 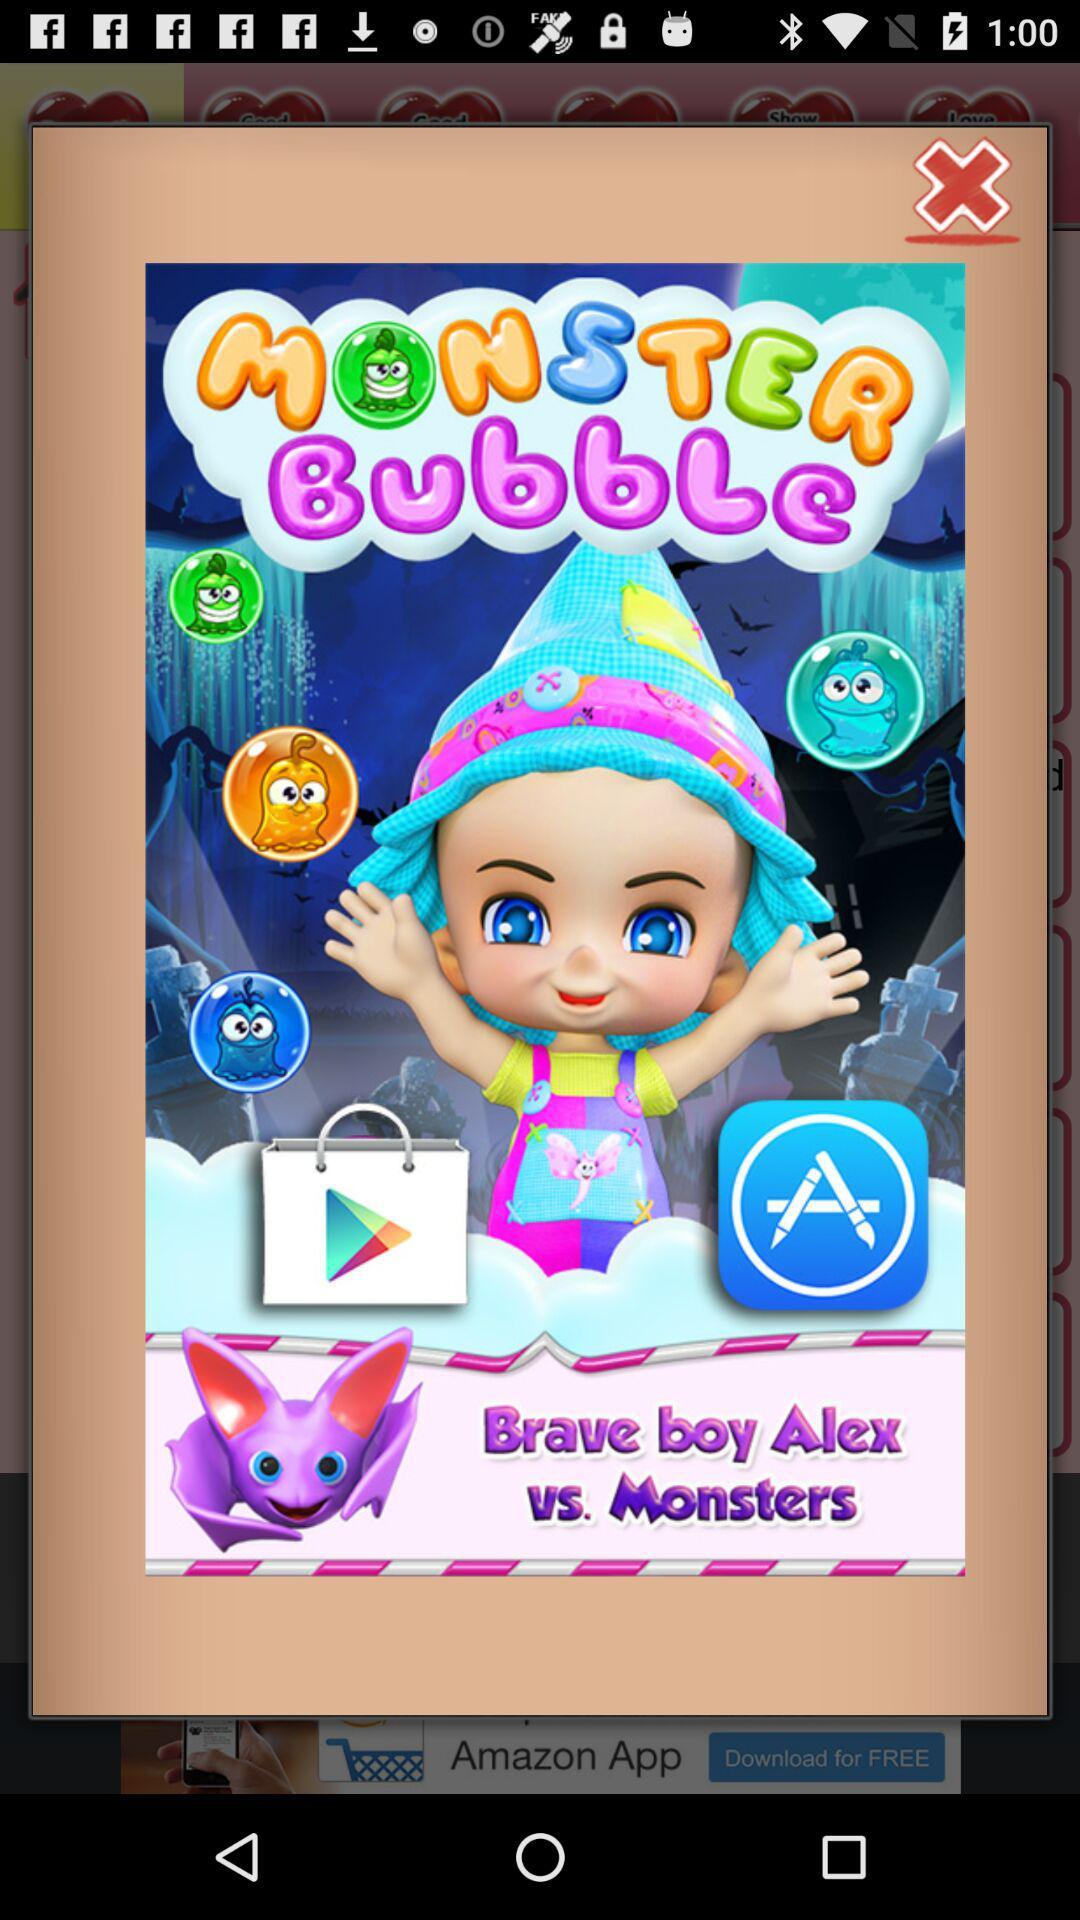 I want to click on close, so click(x=962, y=188).